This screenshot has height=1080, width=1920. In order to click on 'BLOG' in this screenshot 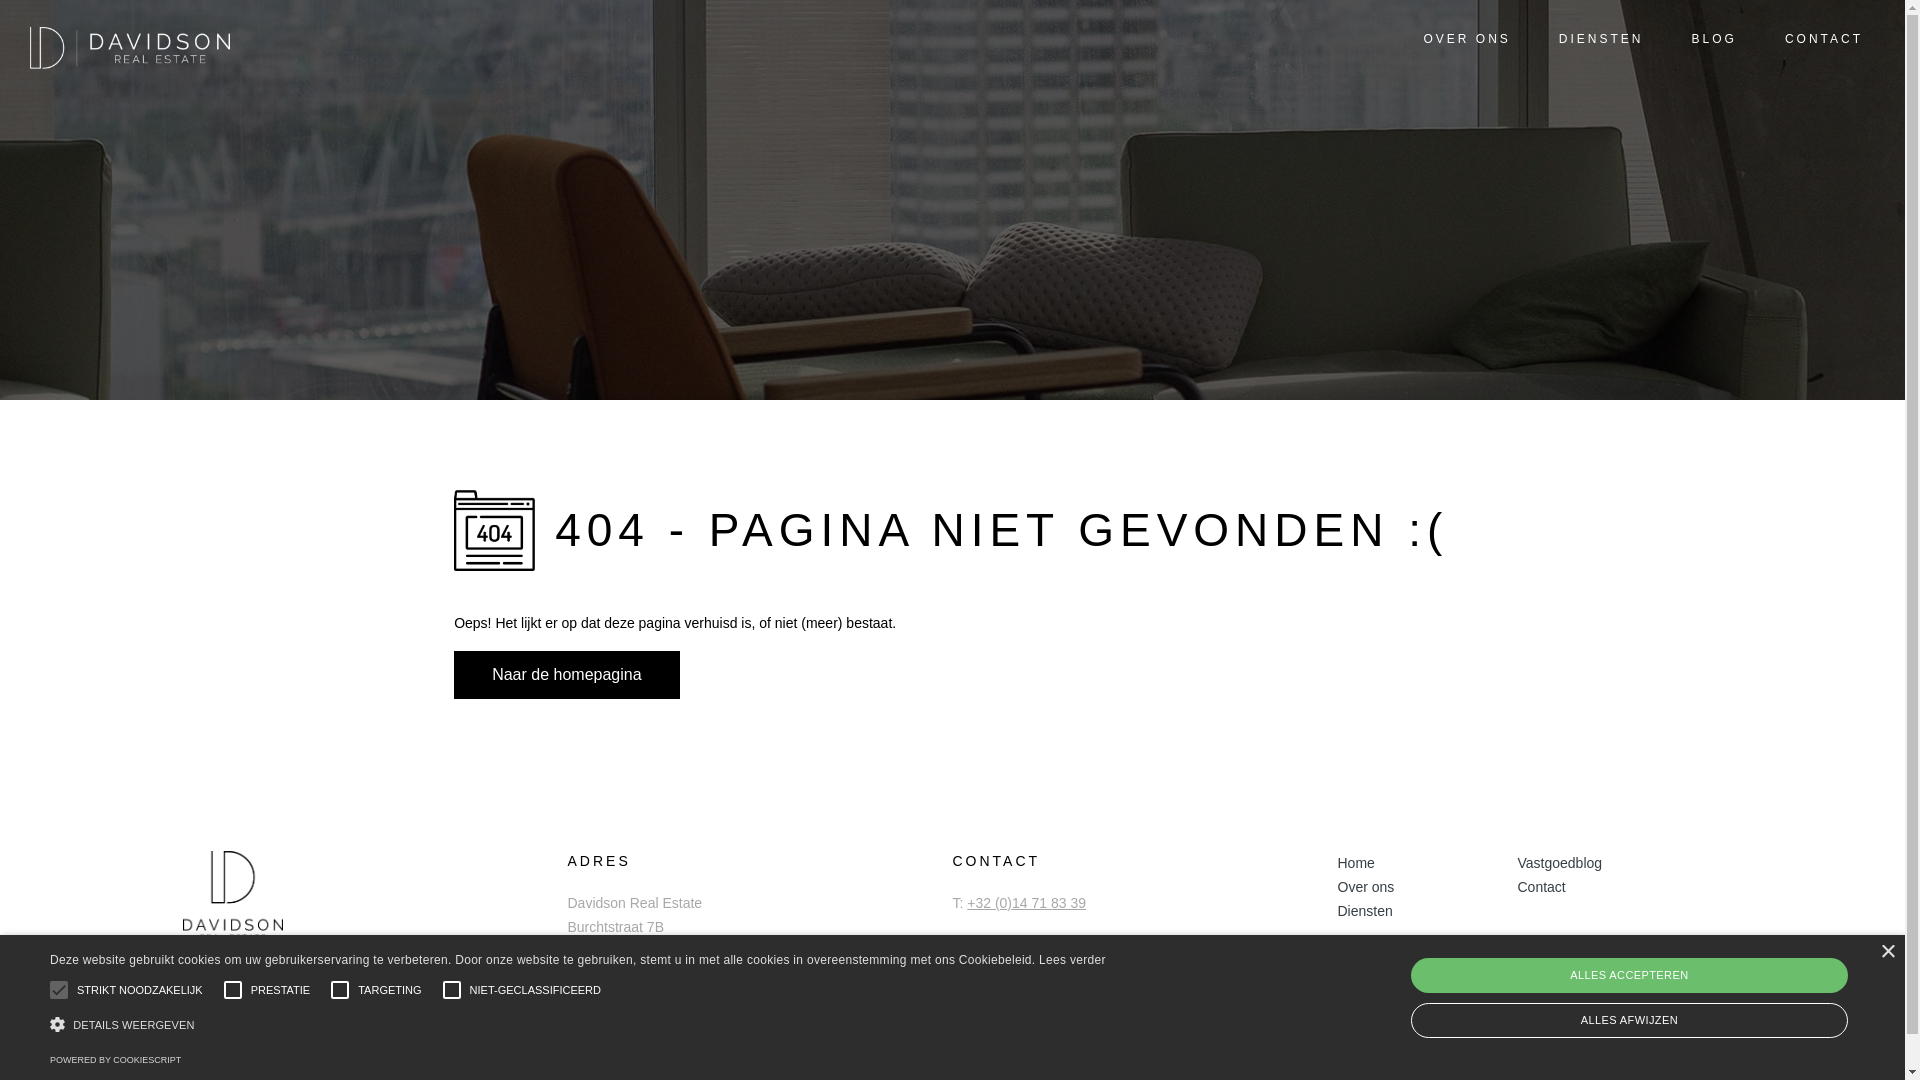, I will do `click(1701, 40)`.